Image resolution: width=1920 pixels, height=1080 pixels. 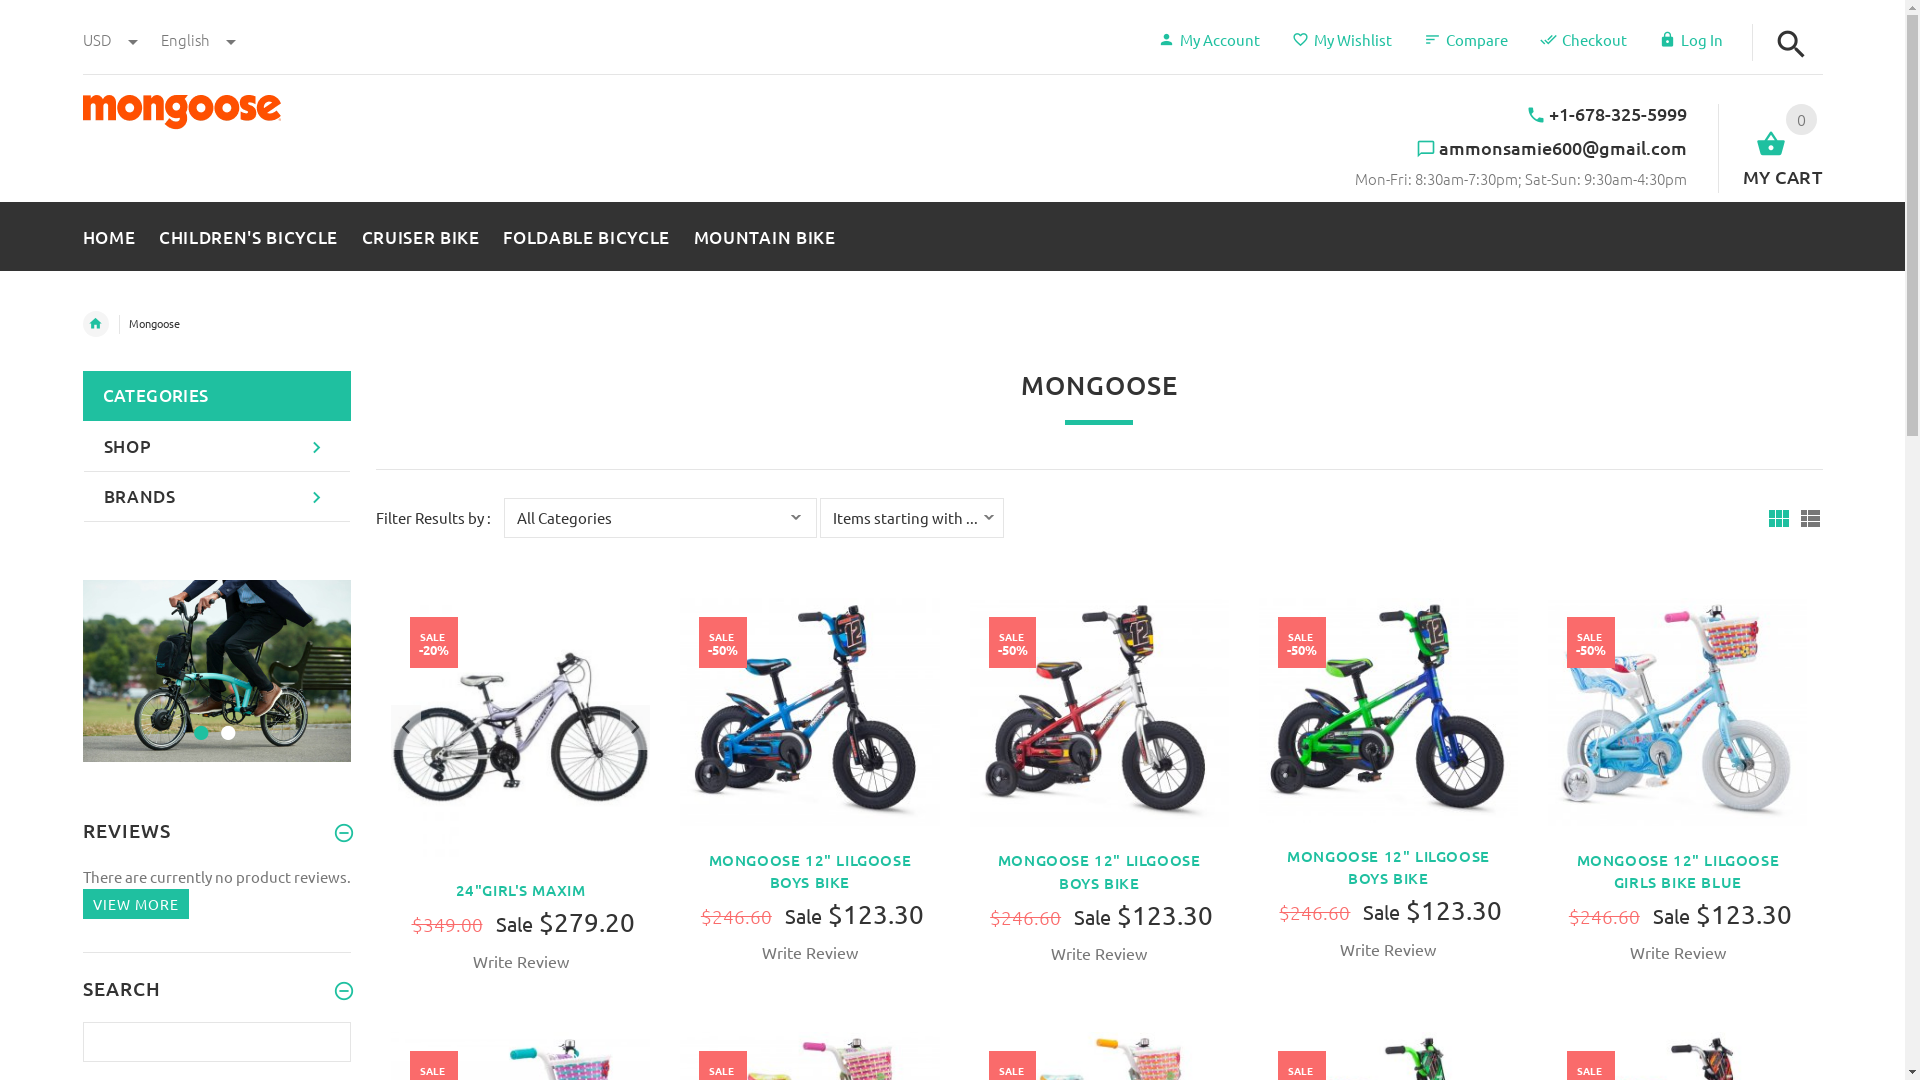 What do you see at coordinates (1777, 517) in the screenshot?
I see `'Grid'` at bounding box center [1777, 517].